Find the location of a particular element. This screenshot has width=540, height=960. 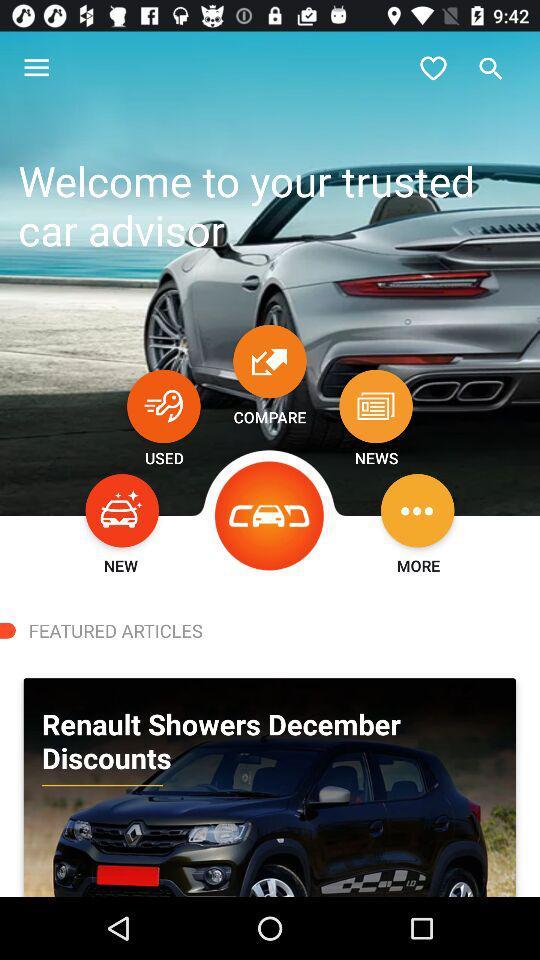

the item below news icon is located at coordinates (416, 509).